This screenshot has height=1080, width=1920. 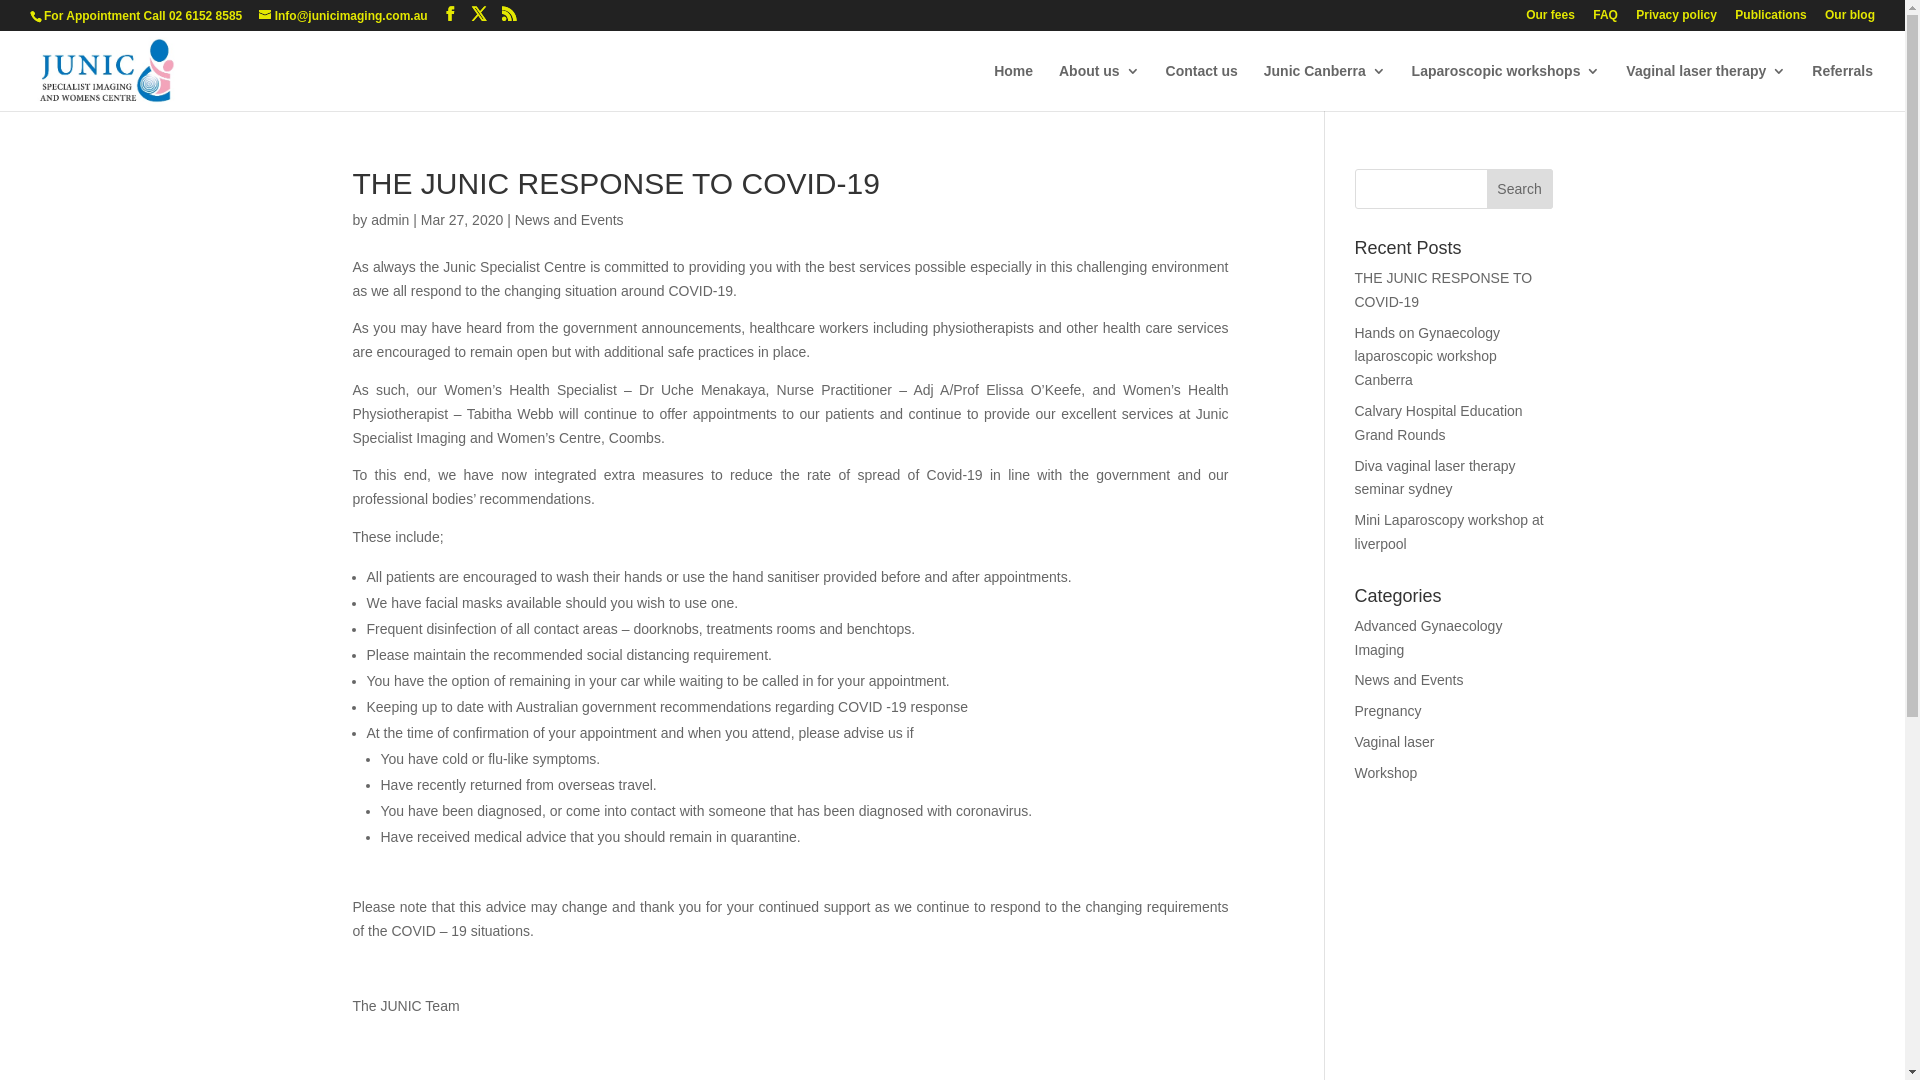 What do you see at coordinates (1200, 86) in the screenshot?
I see `'Contact us'` at bounding box center [1200, 86].